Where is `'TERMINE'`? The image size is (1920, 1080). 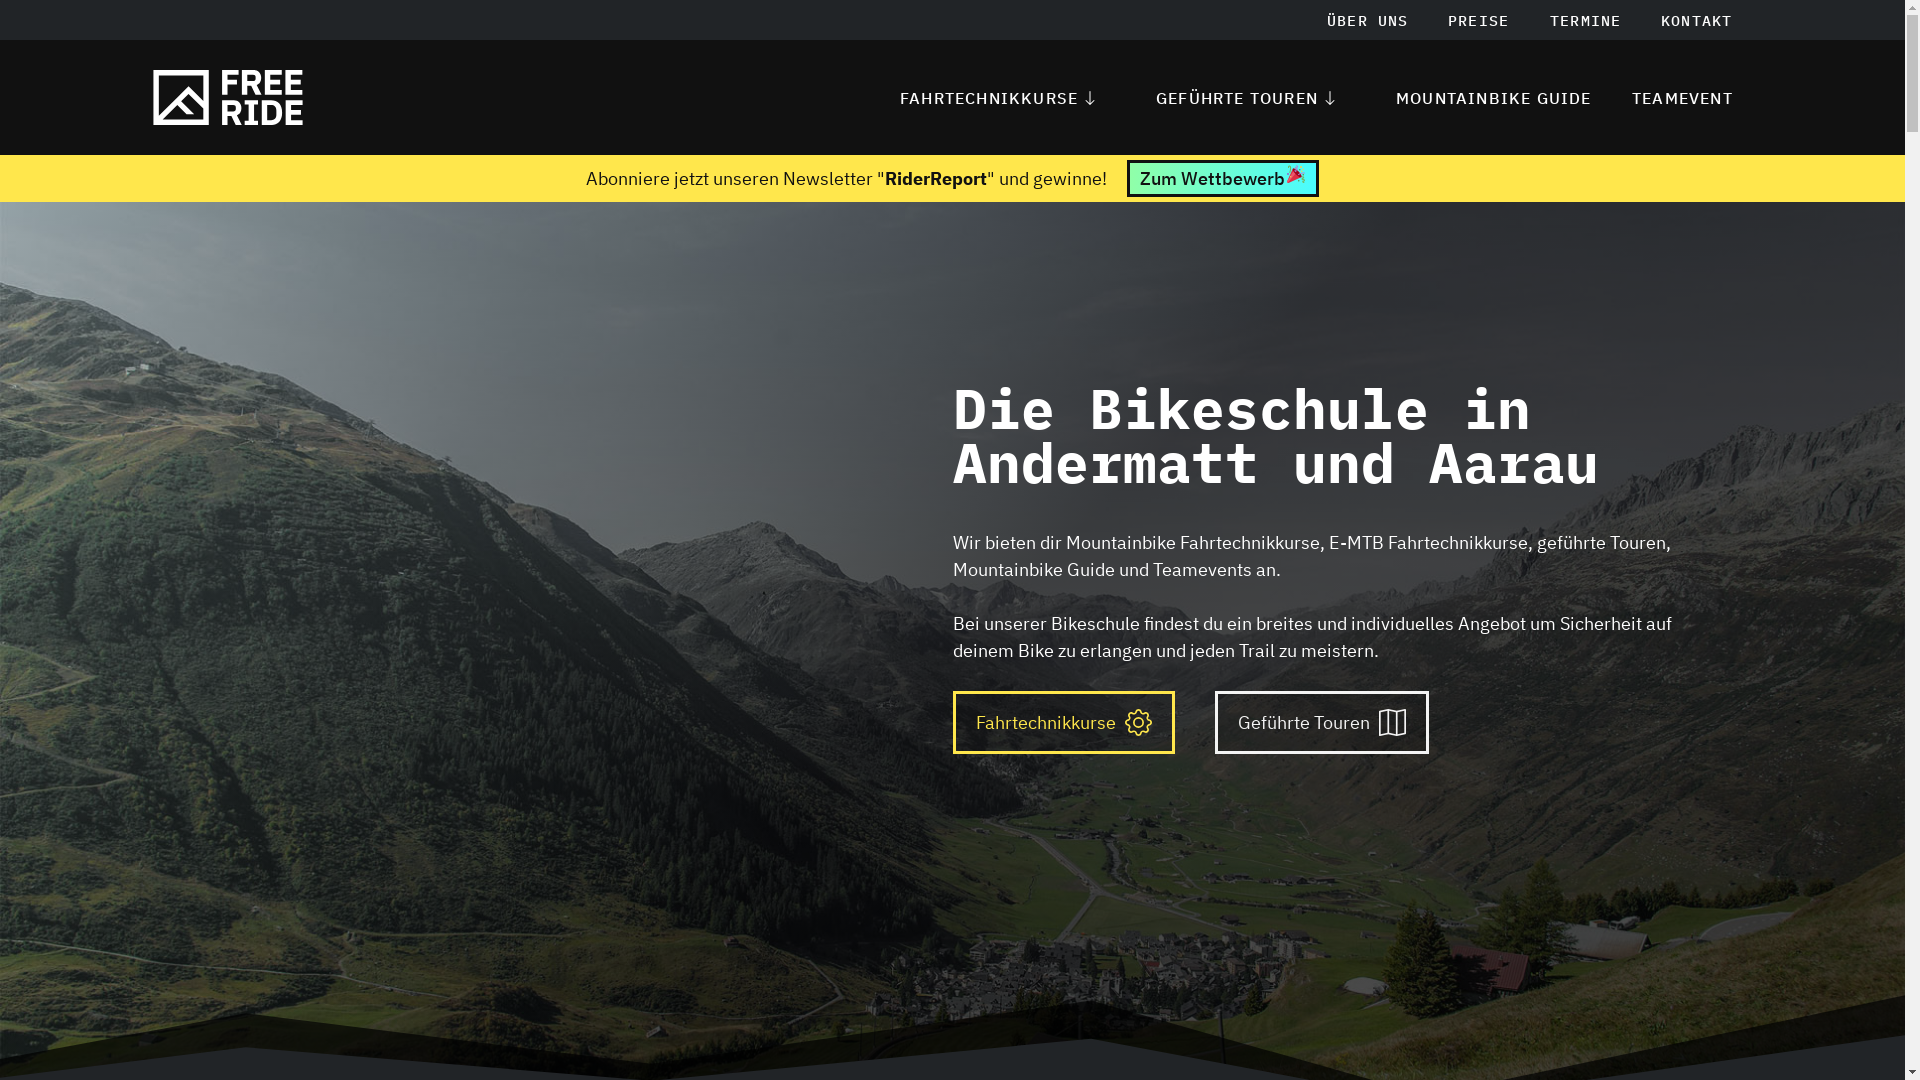
'TERMINE' is located at coordinates (1584, 19).